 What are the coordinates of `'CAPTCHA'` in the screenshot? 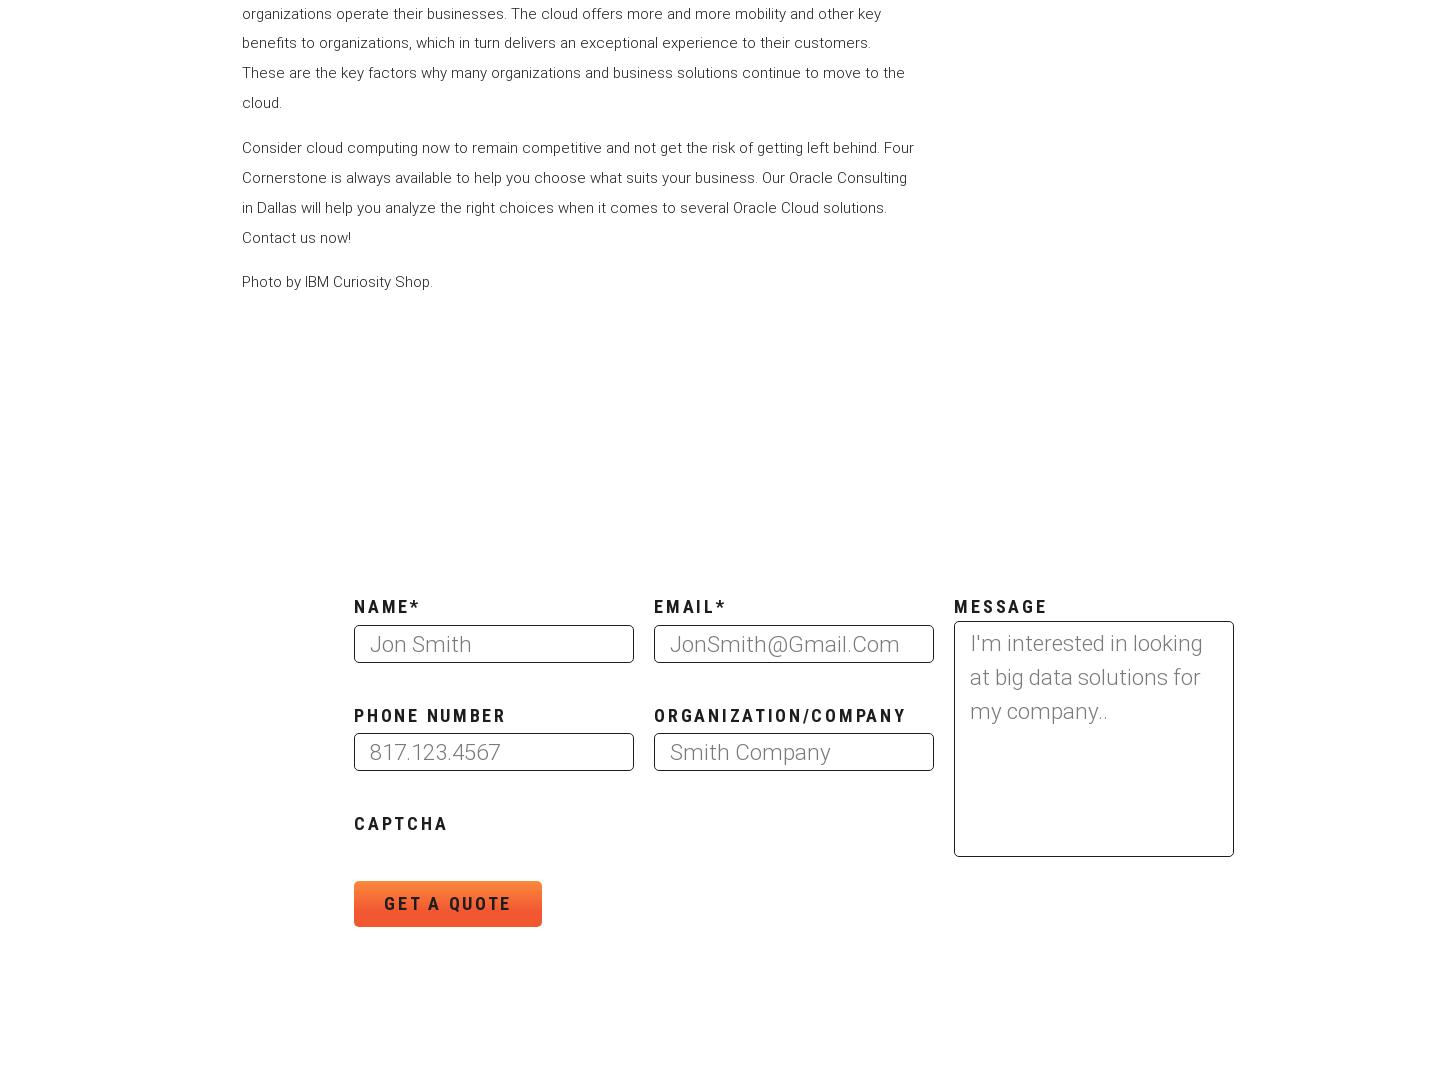 It's located at (400, 821).